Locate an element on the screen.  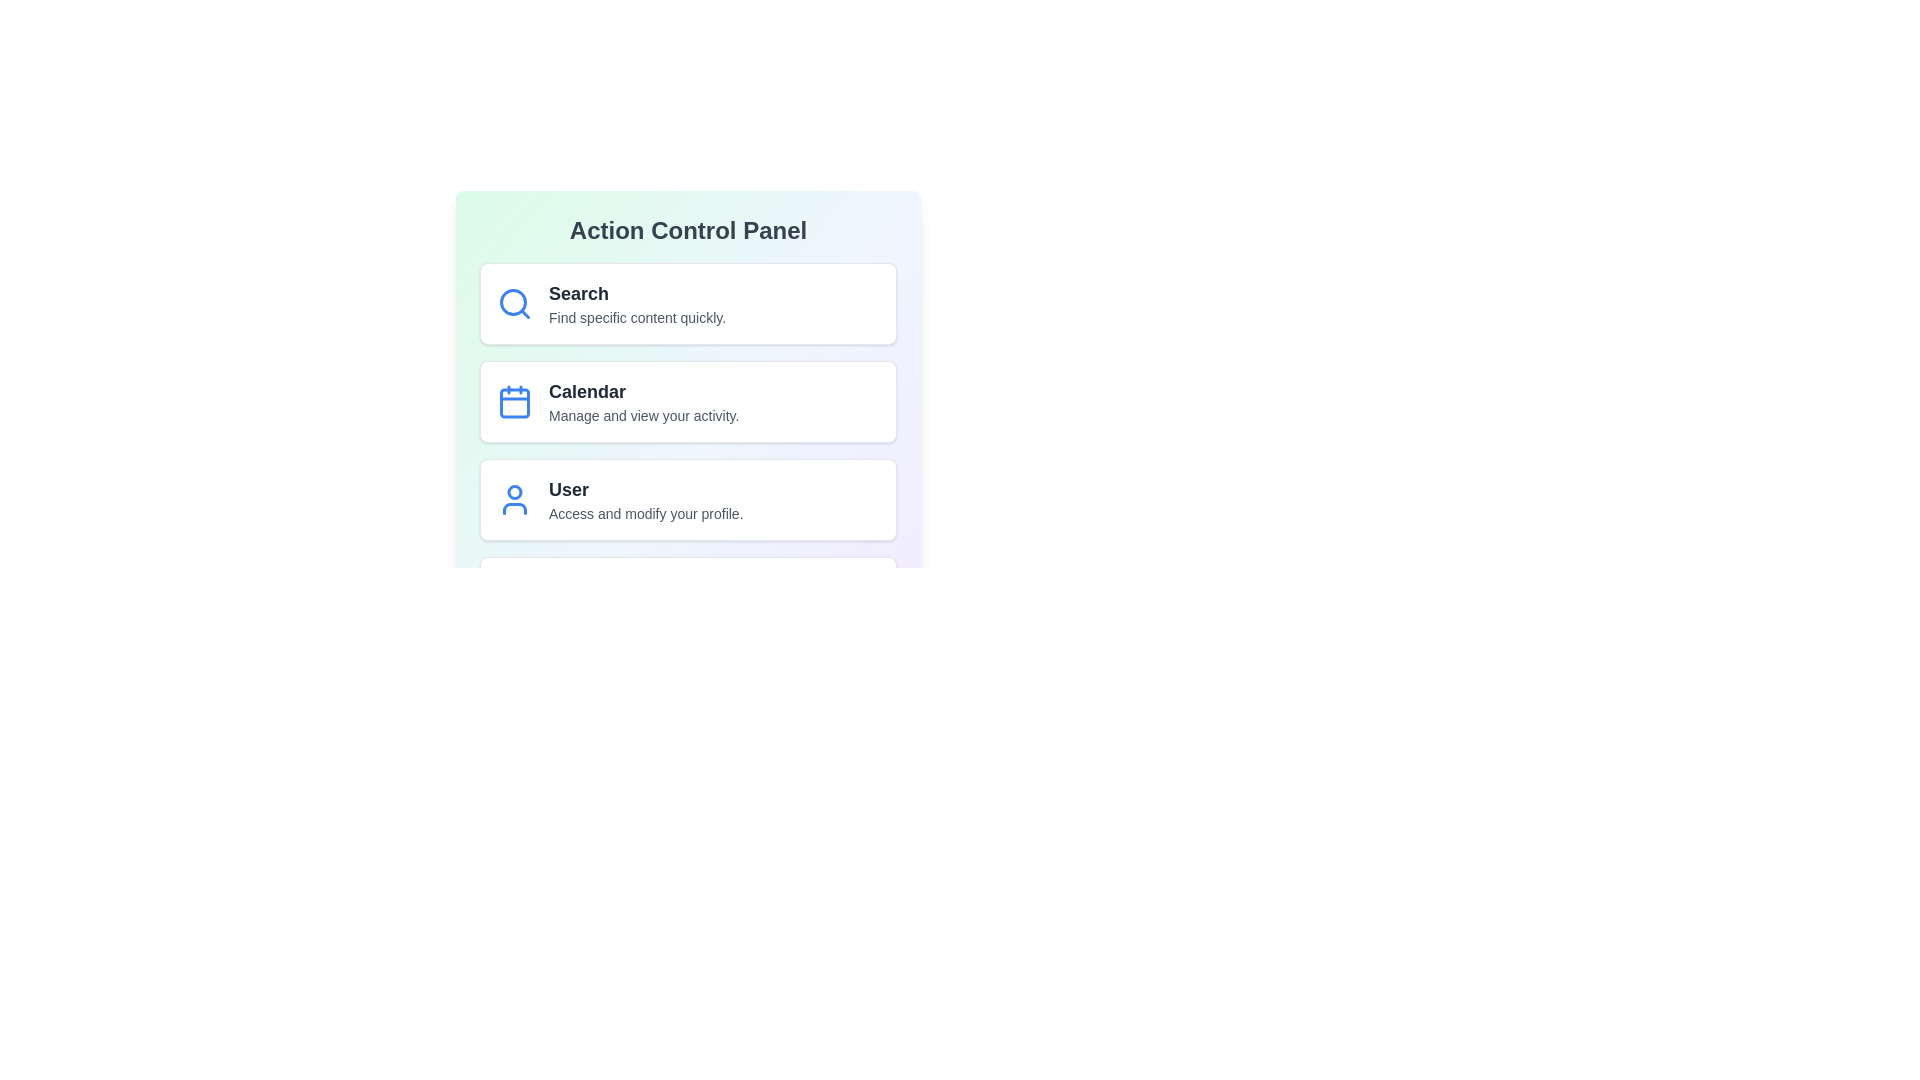
the text label or heading located at the top center of the card-like section that provides a descriptive title for the section and includes various actions or controls is located at coordinates (688, 230).